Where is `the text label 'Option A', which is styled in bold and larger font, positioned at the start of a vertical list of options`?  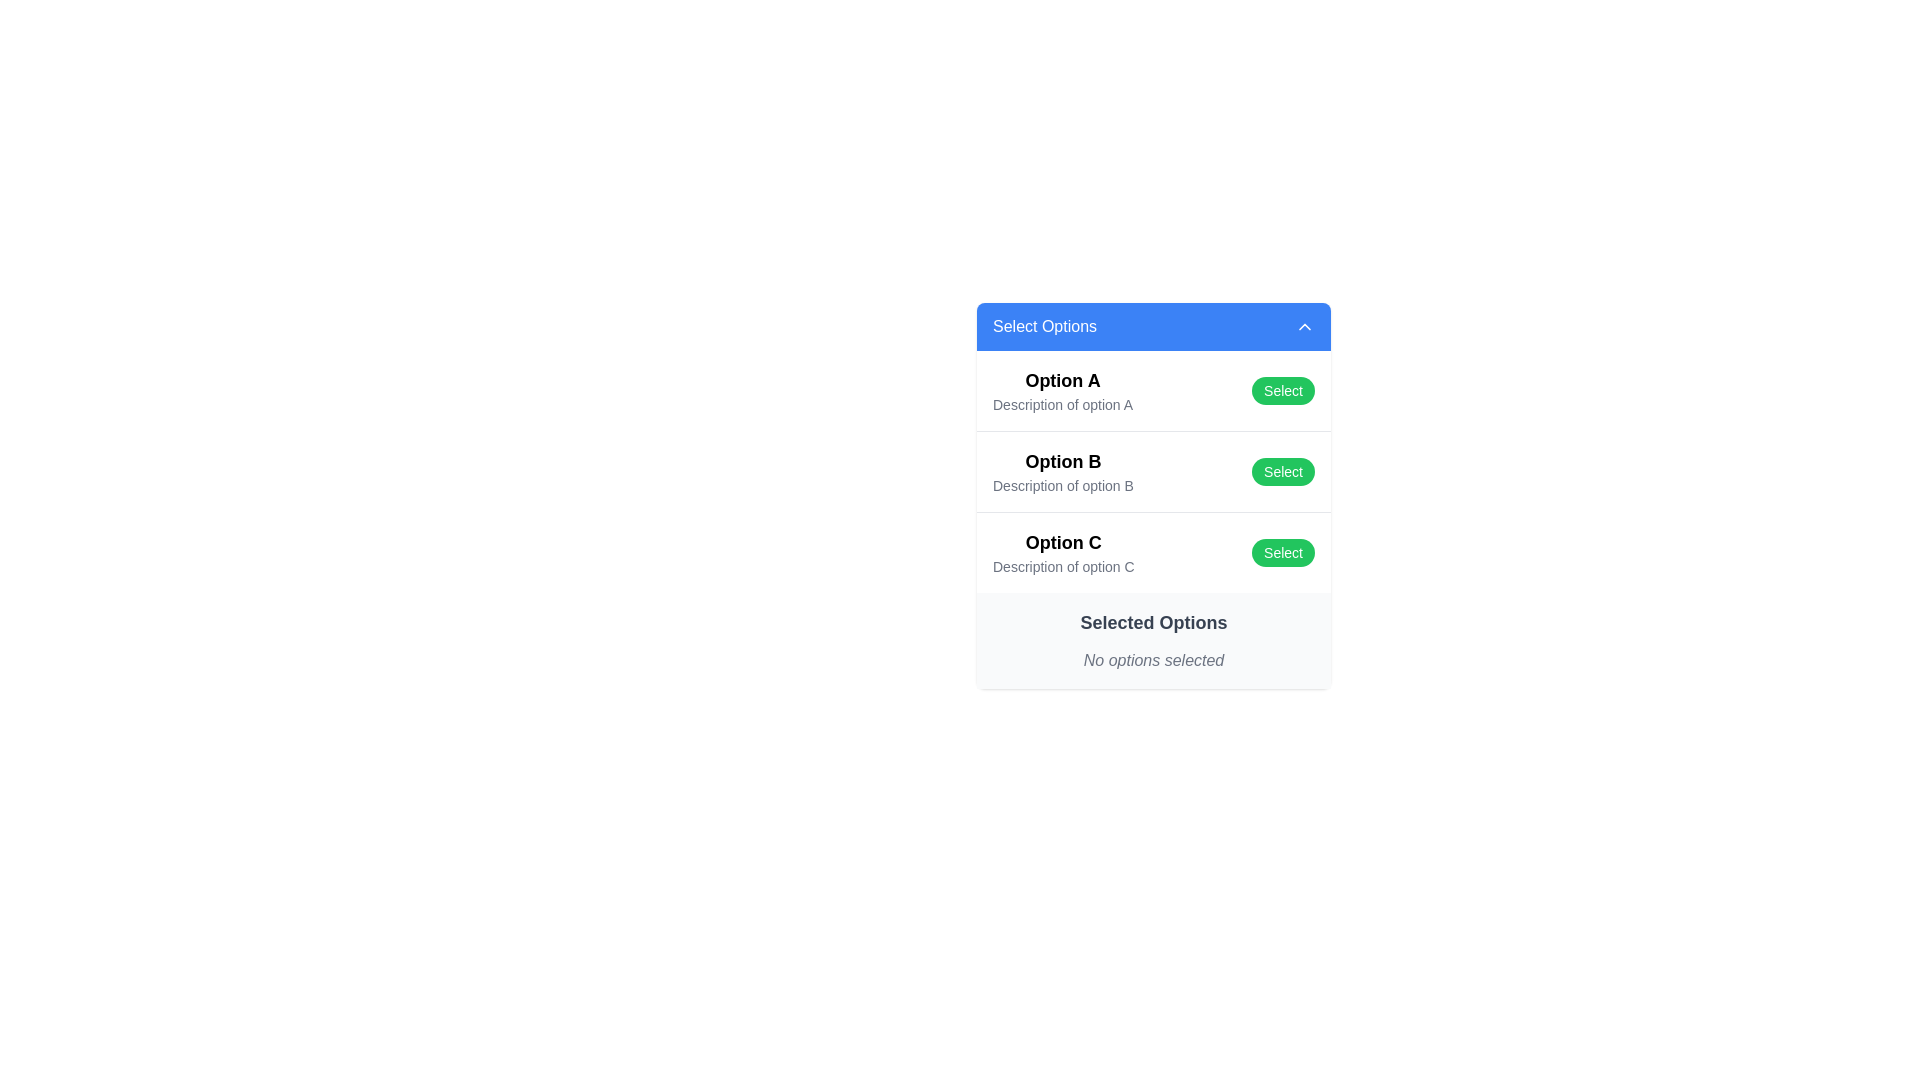 the text label 'Option A', which is styled in bold and larger font, positioned at the start of a vertical list of options is located at coordinates (1062, 381).